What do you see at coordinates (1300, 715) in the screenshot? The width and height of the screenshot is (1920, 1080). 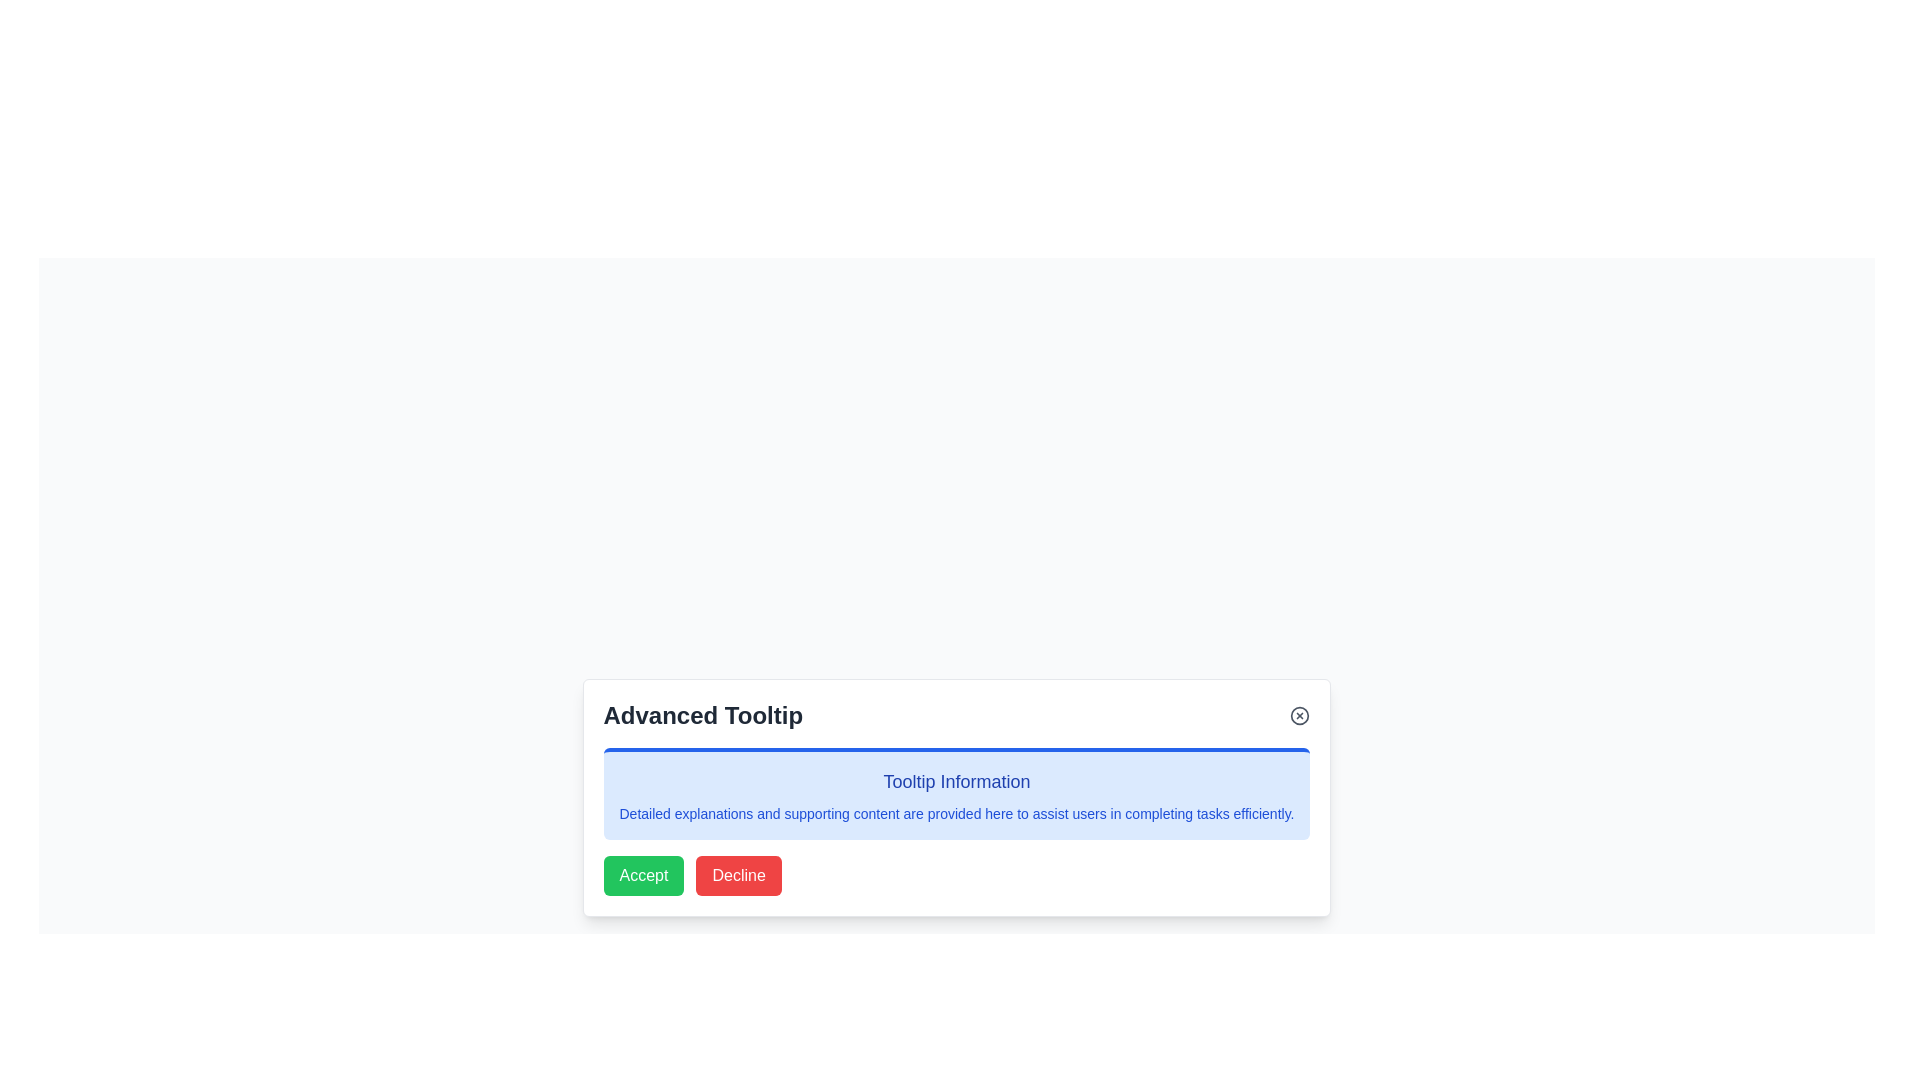 I see `the SVG Circle element located in the top-right corner of a tooltip modal, which is part of a close button icon` at bounding box center [1300, 715].